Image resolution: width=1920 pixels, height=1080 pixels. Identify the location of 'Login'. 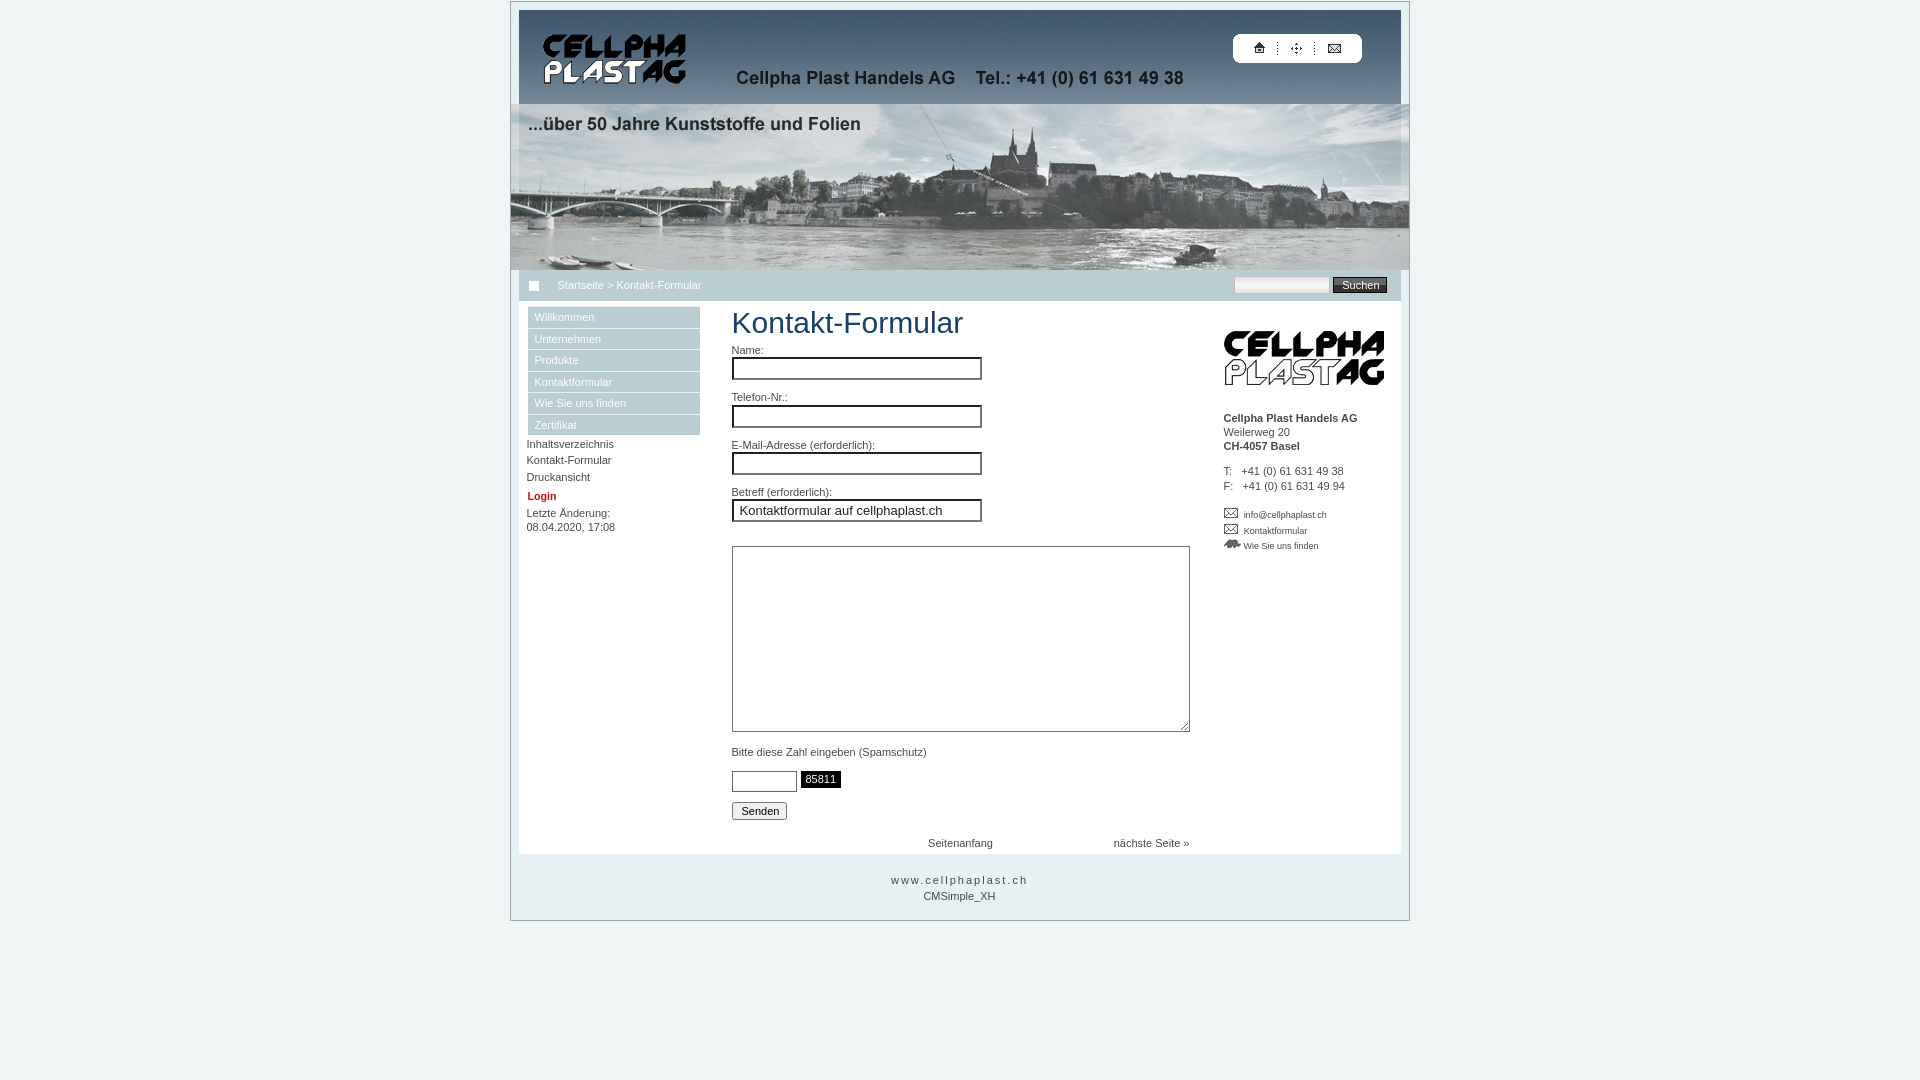
(542, 495).